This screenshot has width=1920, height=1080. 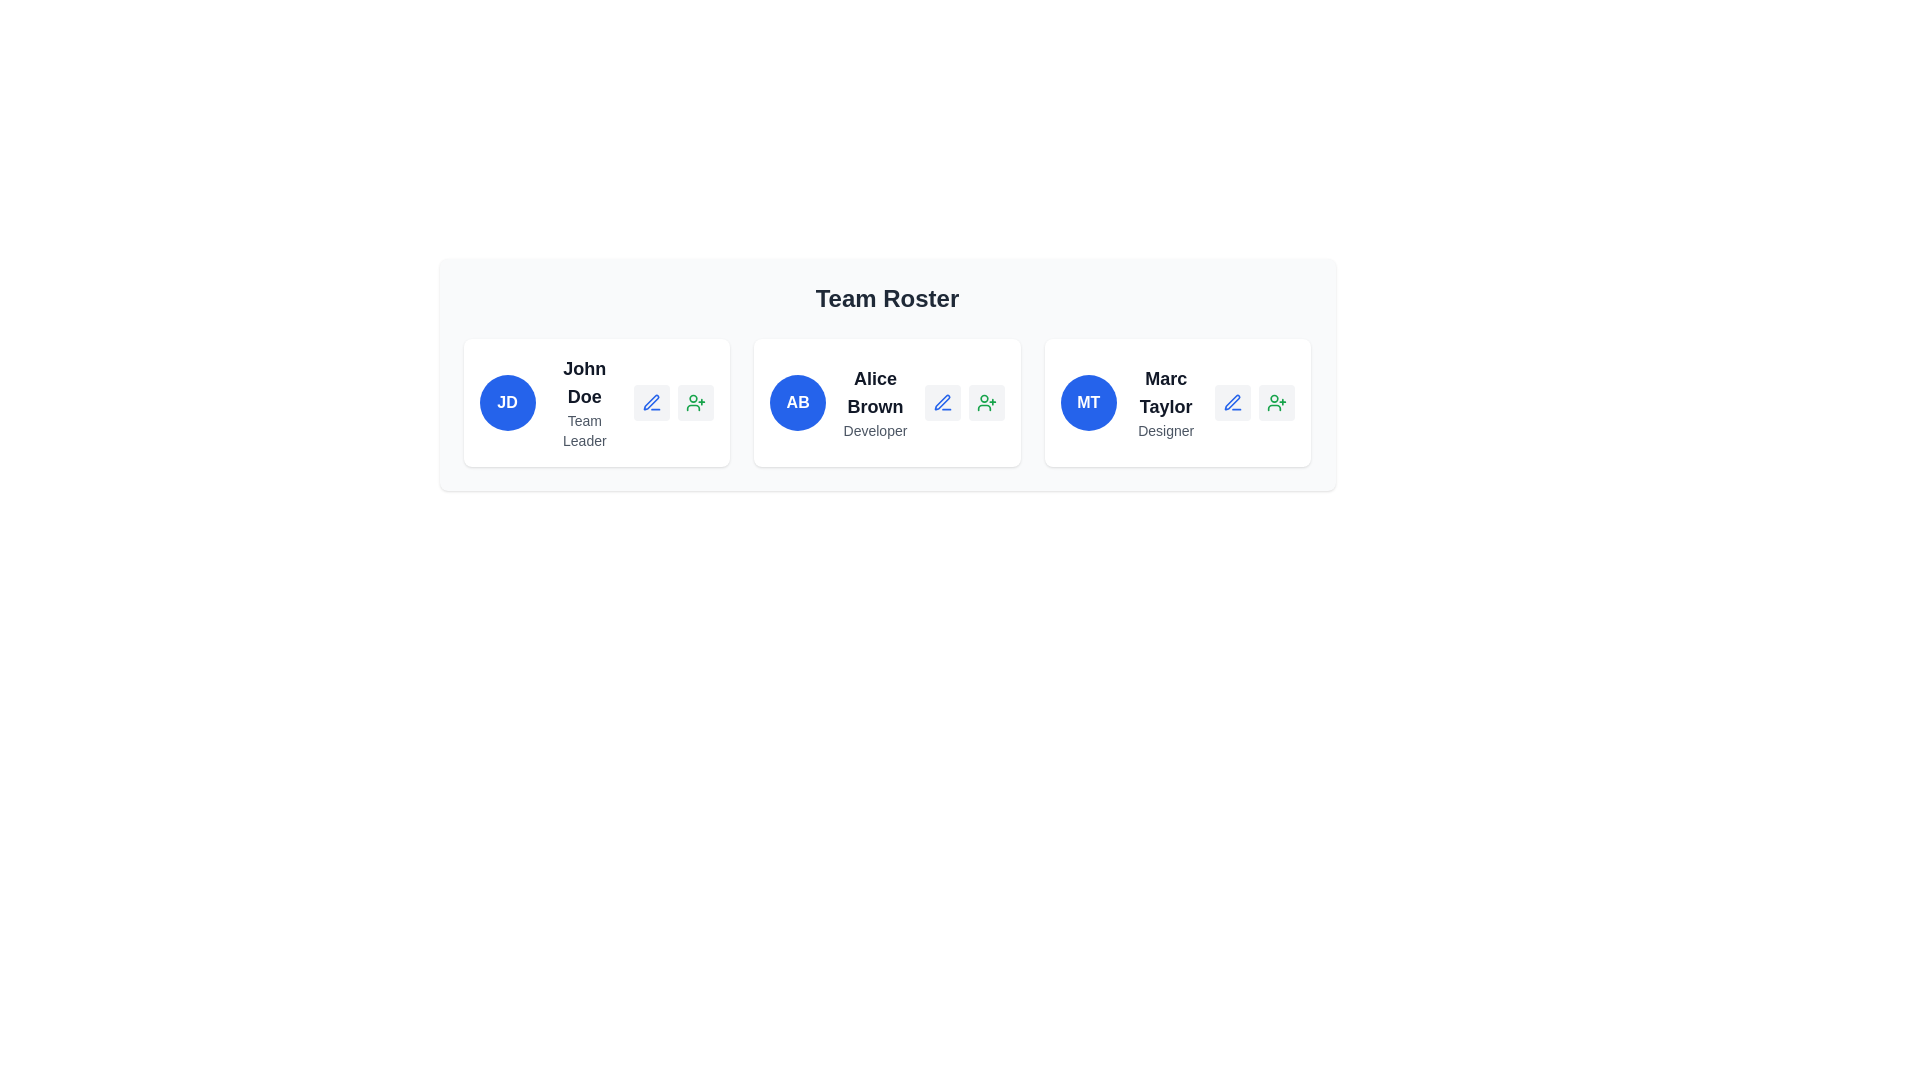 I want to click on the circular User Avatar Badge with blue background and white text containing 'AB', positioned to the left of 'Alice Brown Developer', so click(x=797, y=402).